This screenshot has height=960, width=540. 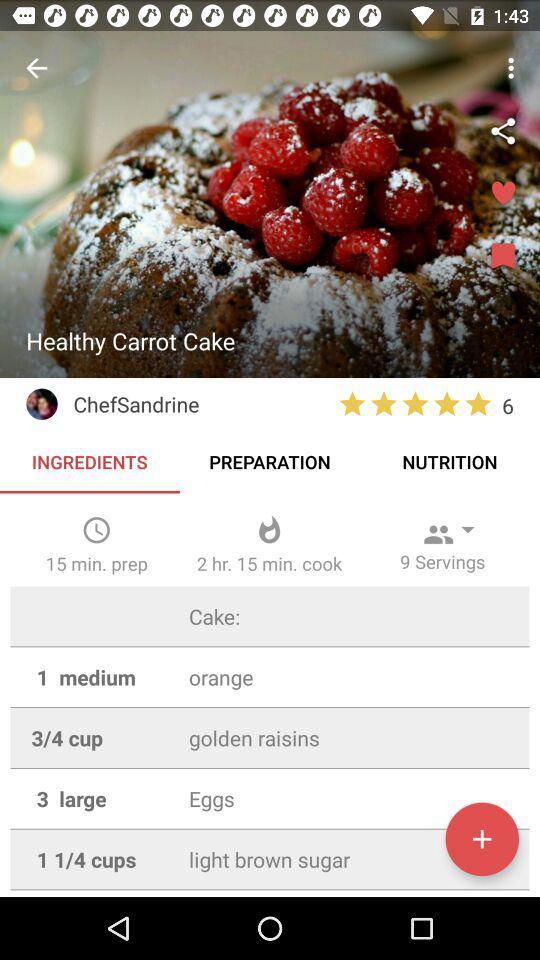 What do you see at coordinates (481, 839) in the screenshot?
I see `appsen` at bounding box center [481, 839].